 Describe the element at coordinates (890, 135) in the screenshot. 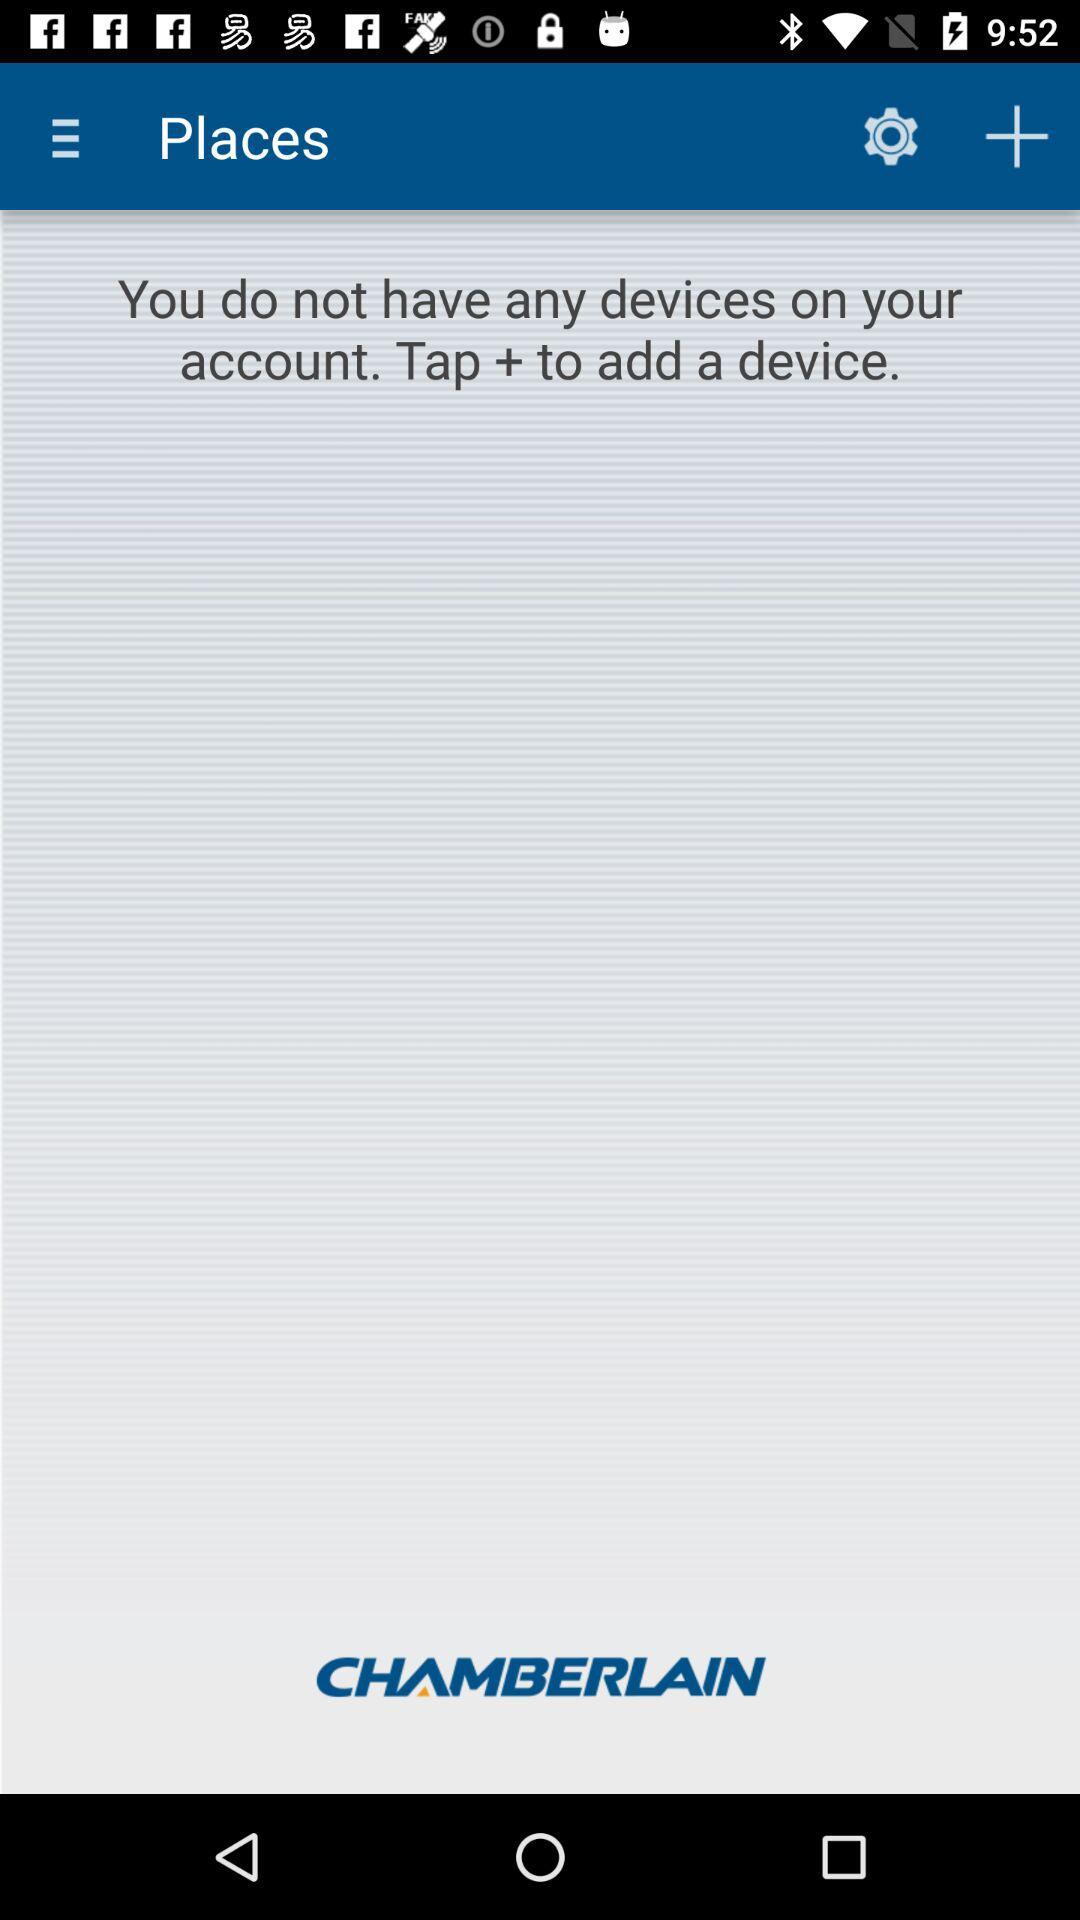

I see `the item above the you do not icon` at that location.